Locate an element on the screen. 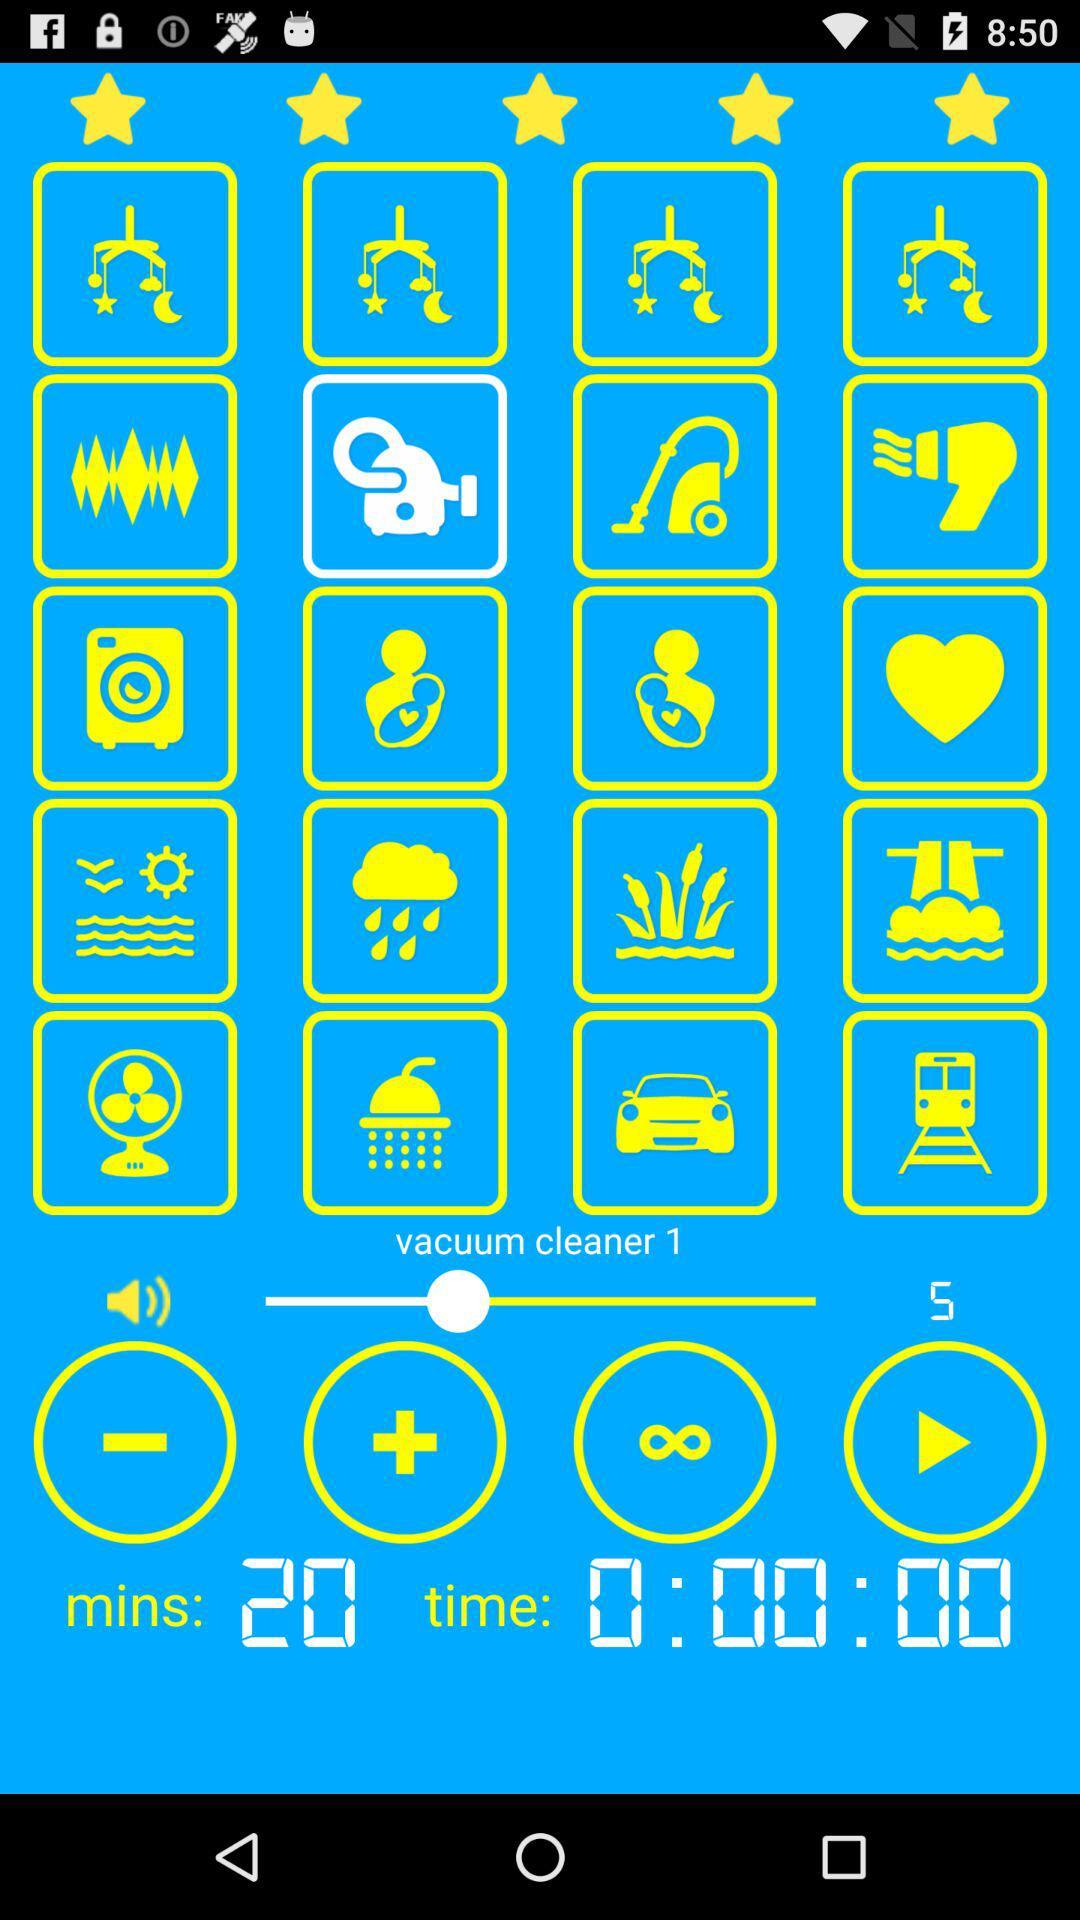  the app above the vacuum cleaner 1 is located at coordinates (135, 1112).